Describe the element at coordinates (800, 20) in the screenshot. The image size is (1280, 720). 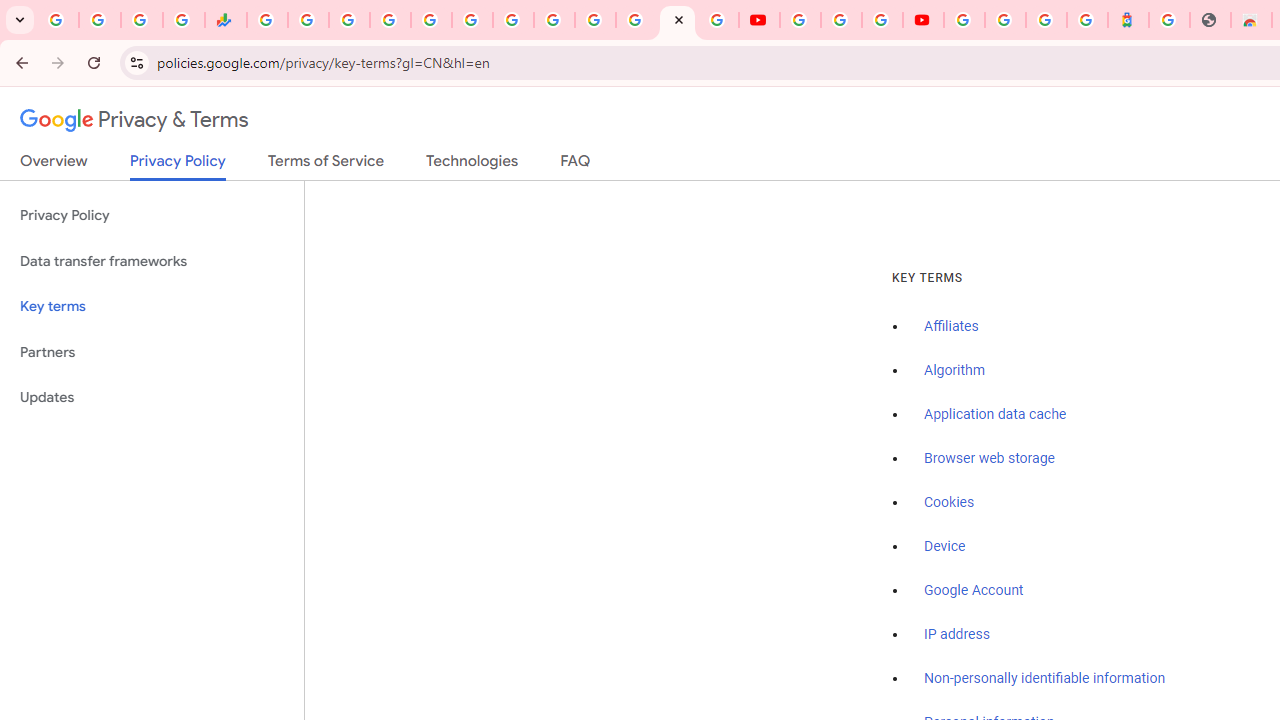
I see `'YouTube'` at that location.